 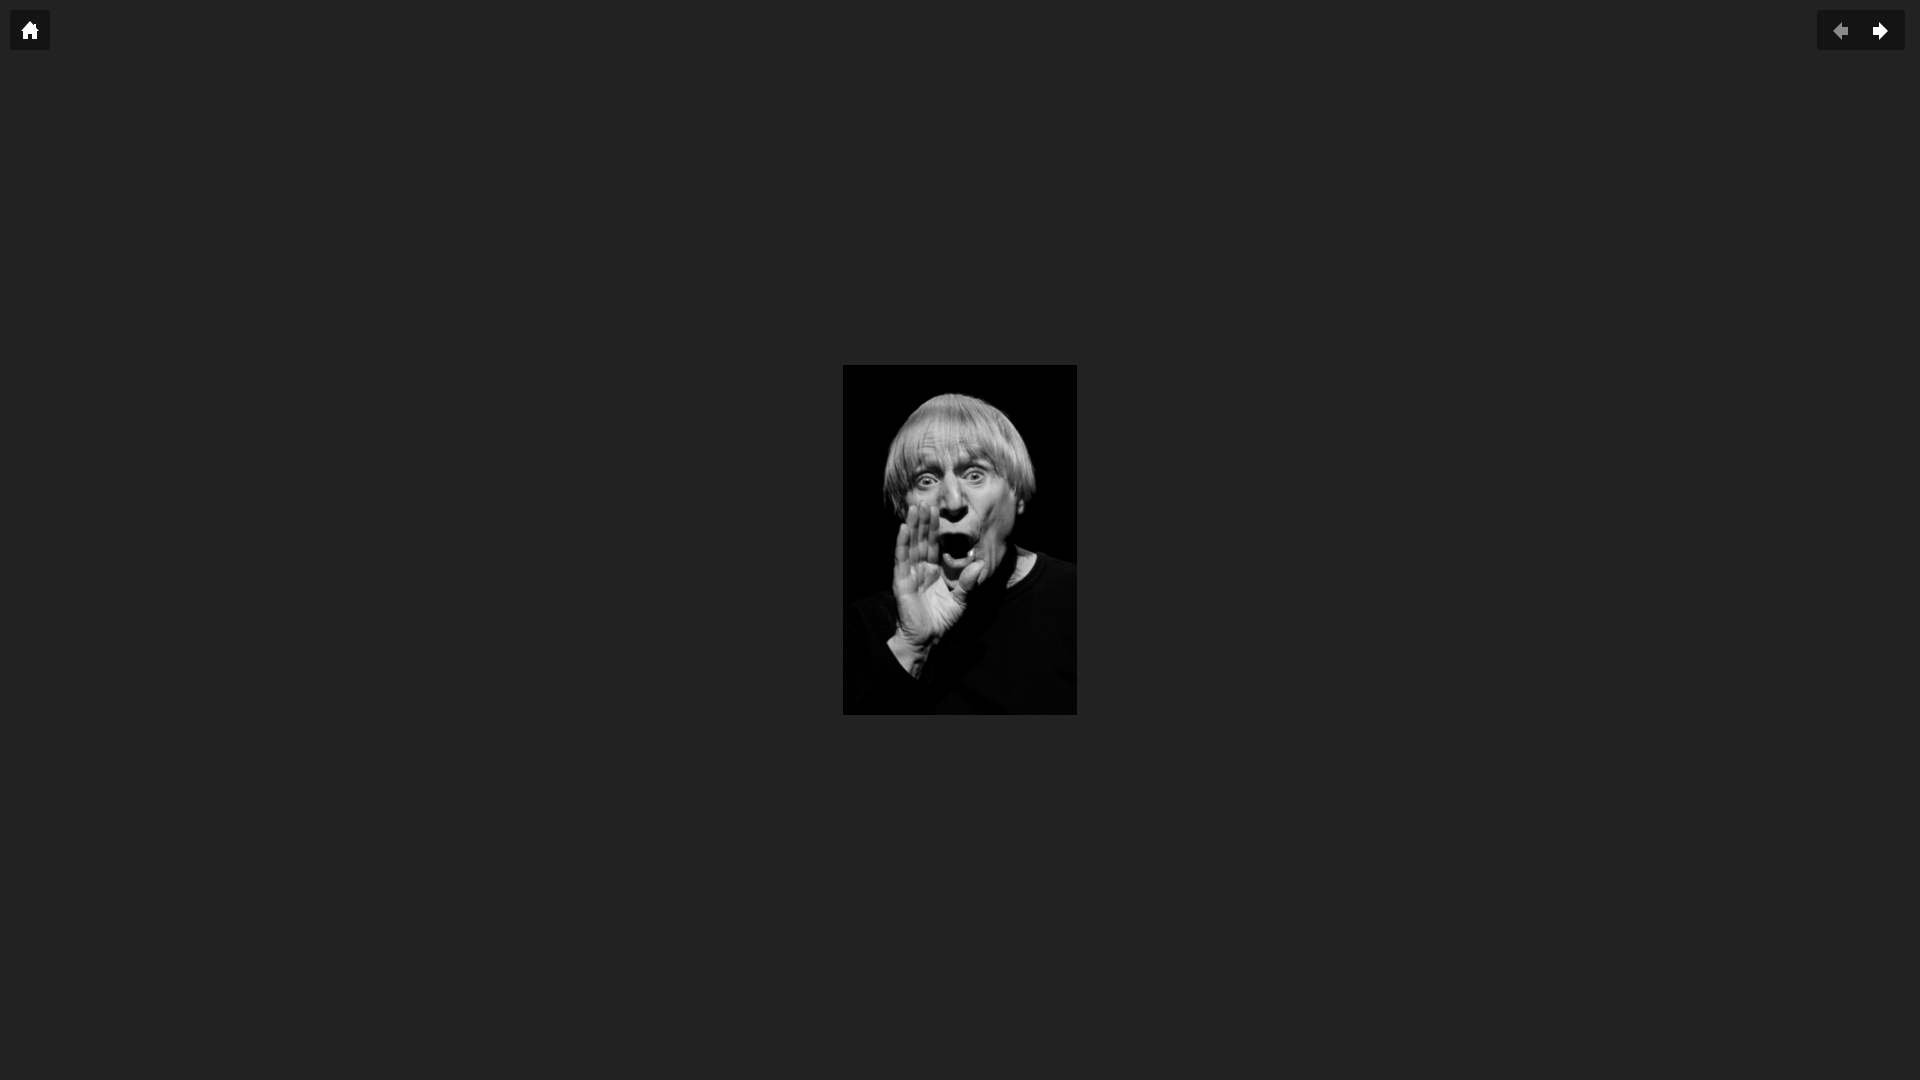 I want to click on 'Previous Image', so click(x=1840, y=30).